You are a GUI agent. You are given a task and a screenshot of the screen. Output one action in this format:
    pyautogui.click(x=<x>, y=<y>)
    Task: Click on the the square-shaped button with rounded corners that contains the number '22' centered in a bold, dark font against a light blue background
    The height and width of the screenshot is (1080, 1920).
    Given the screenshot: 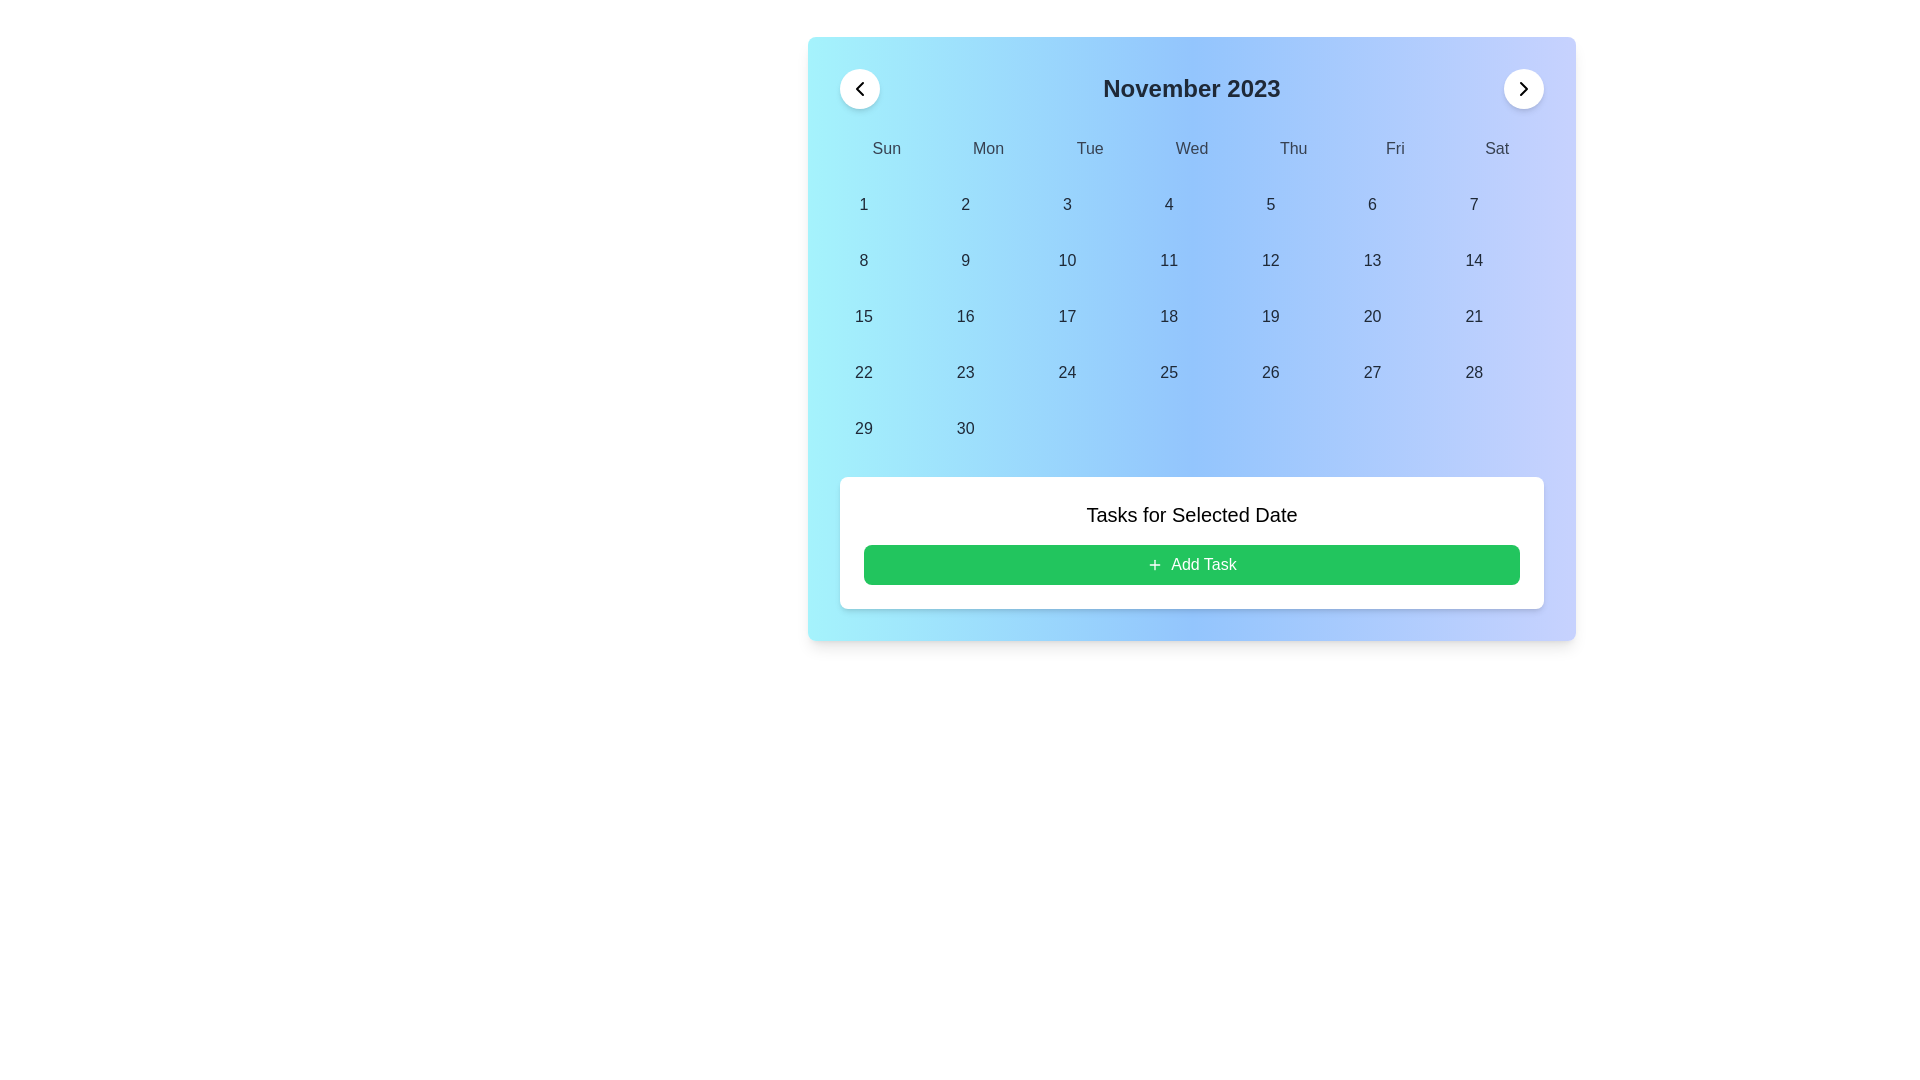 What is the action you would take?
    pyautogui.click(x=864, y=373)
    